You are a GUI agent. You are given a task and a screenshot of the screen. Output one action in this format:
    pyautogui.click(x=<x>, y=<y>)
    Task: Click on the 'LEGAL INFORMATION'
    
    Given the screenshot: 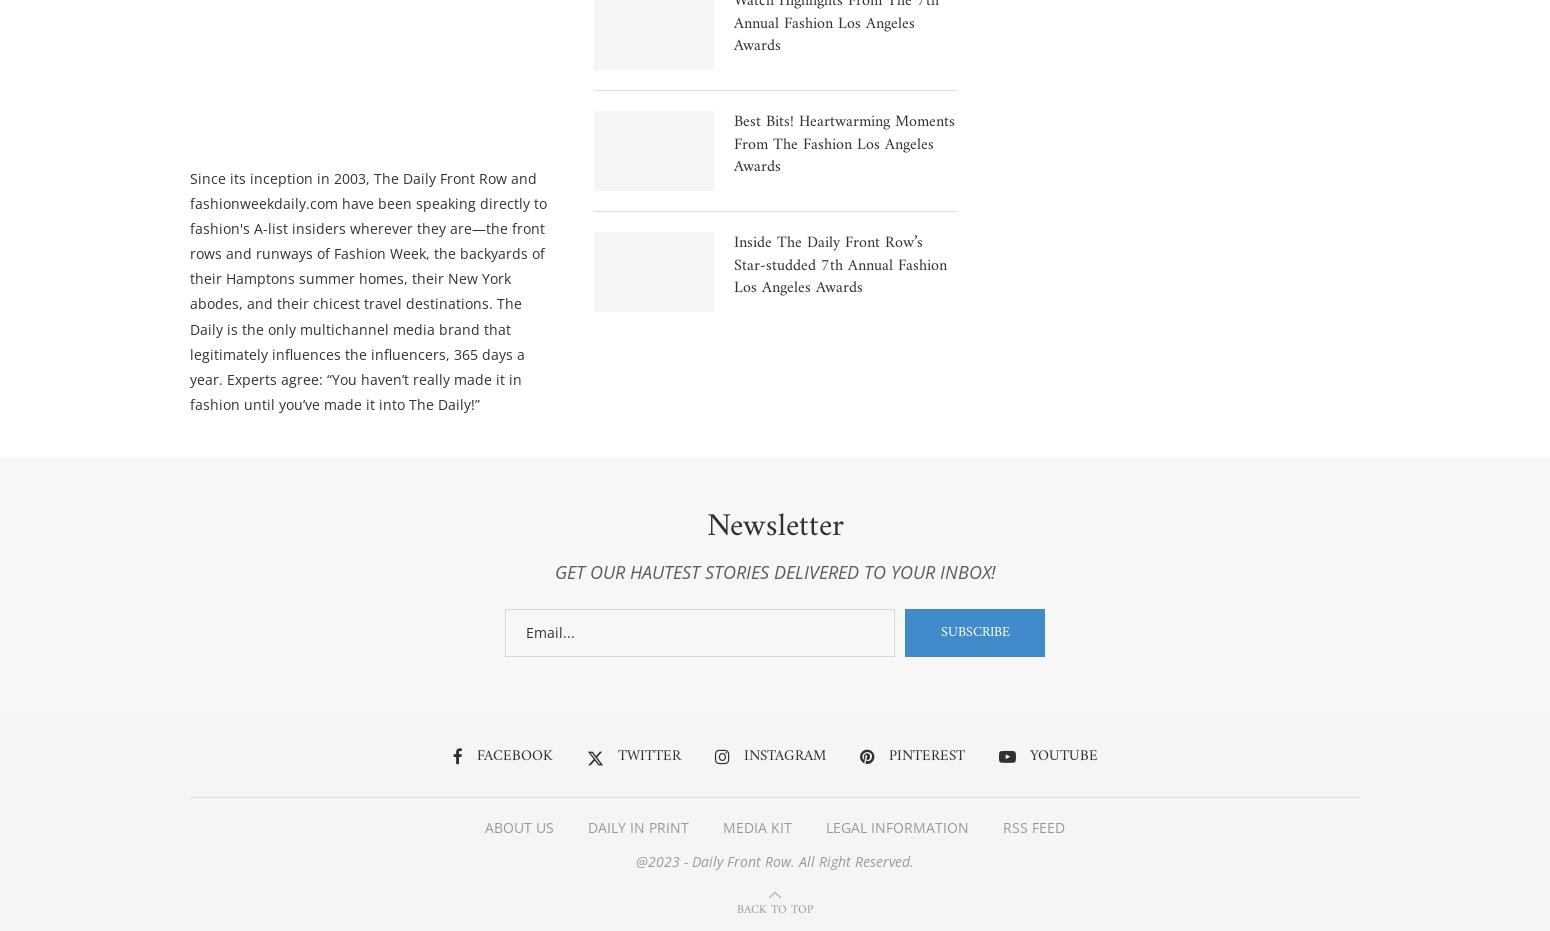 What is the action you would take?
    pyautogui.click(x=824, y=829)
    